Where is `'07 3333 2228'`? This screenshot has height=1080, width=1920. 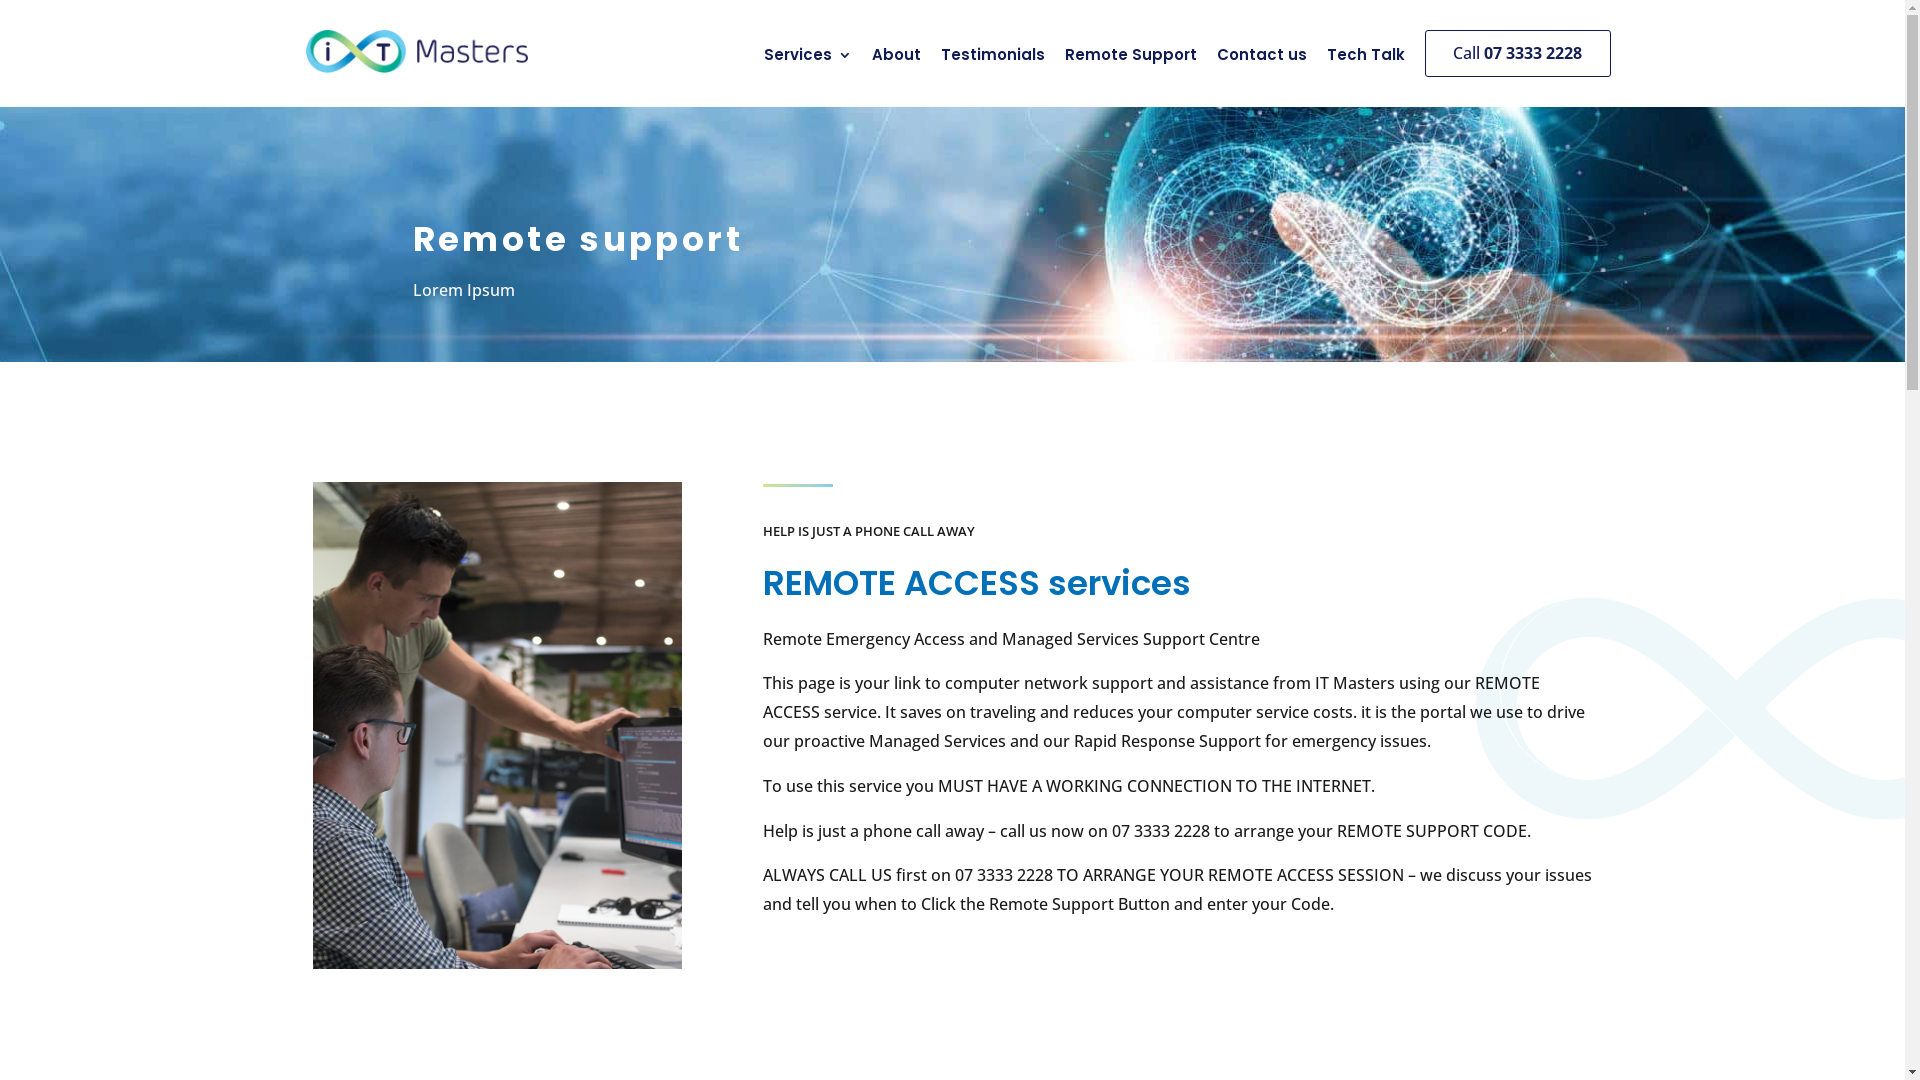
'07 3333 2228' is located at coordinates (1161, 830).